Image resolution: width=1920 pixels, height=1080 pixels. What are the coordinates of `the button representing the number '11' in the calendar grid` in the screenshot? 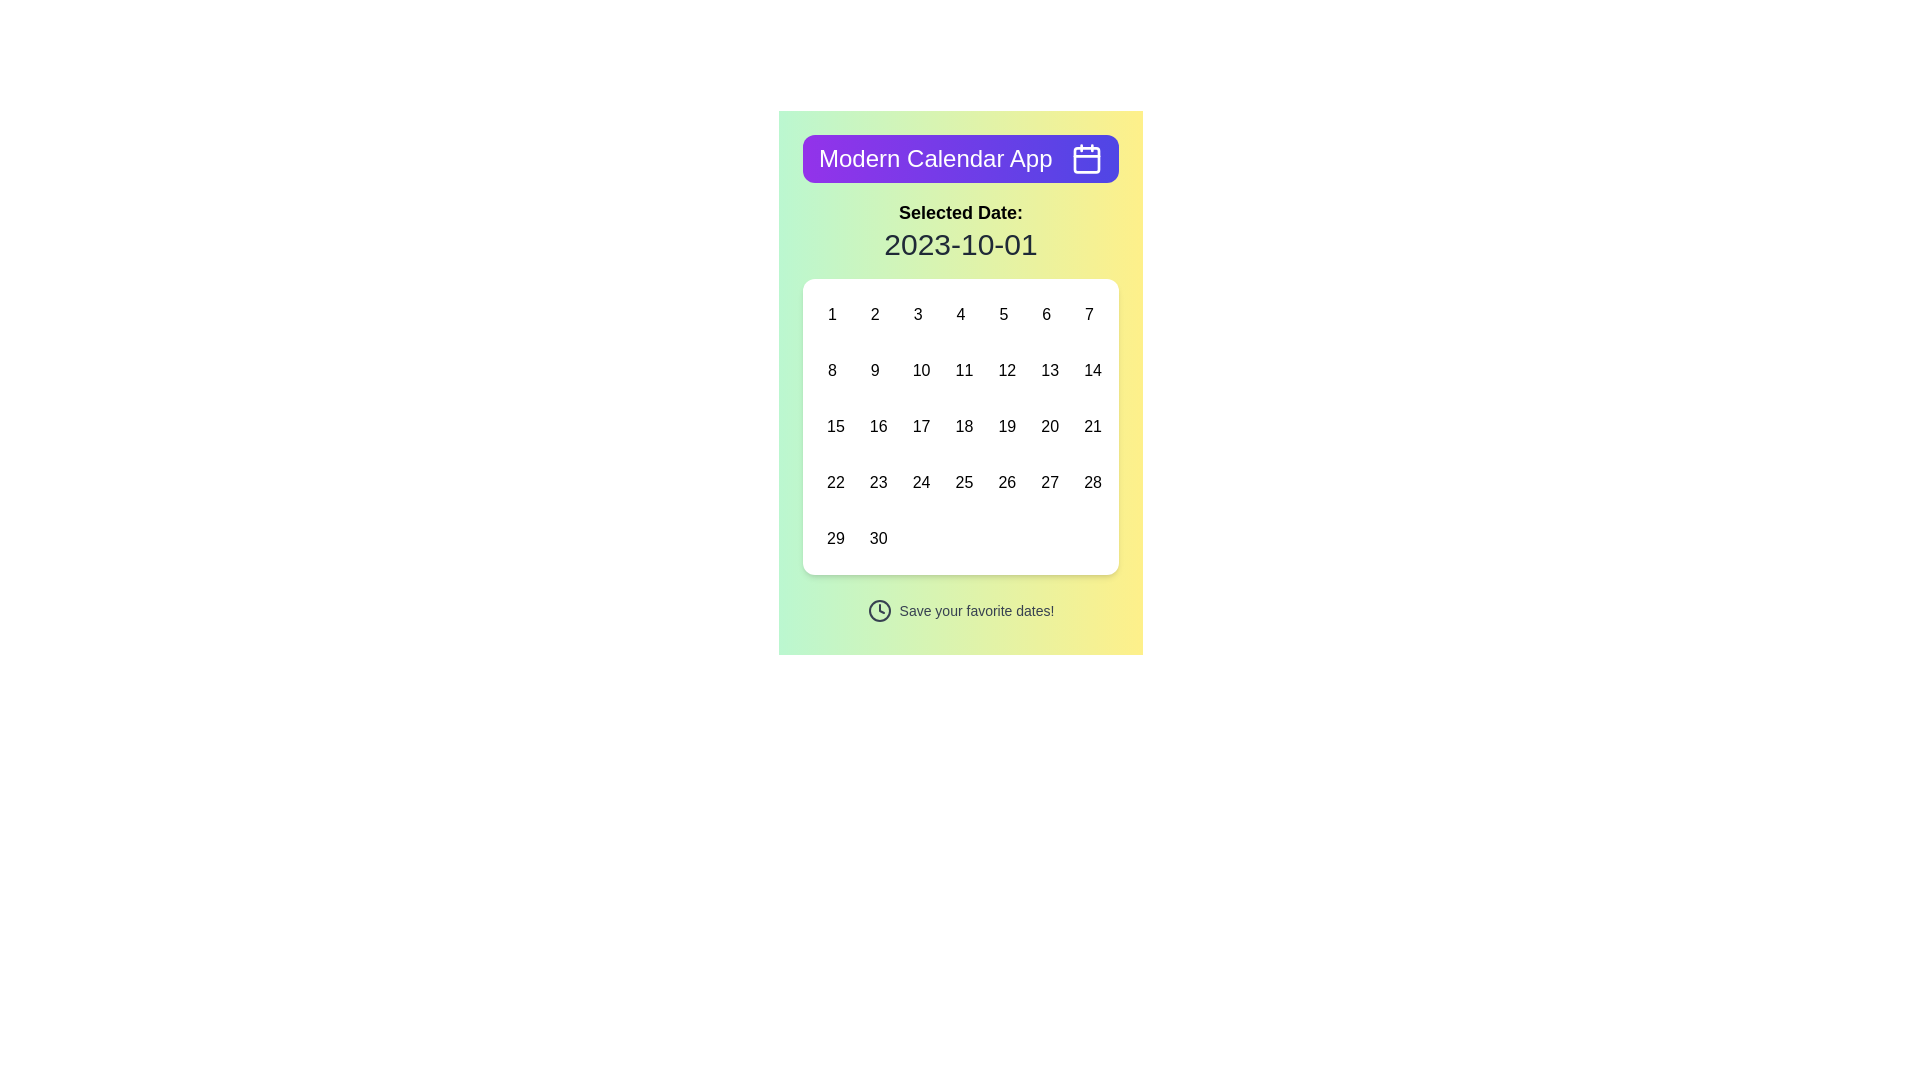 It's located at (960, 370).